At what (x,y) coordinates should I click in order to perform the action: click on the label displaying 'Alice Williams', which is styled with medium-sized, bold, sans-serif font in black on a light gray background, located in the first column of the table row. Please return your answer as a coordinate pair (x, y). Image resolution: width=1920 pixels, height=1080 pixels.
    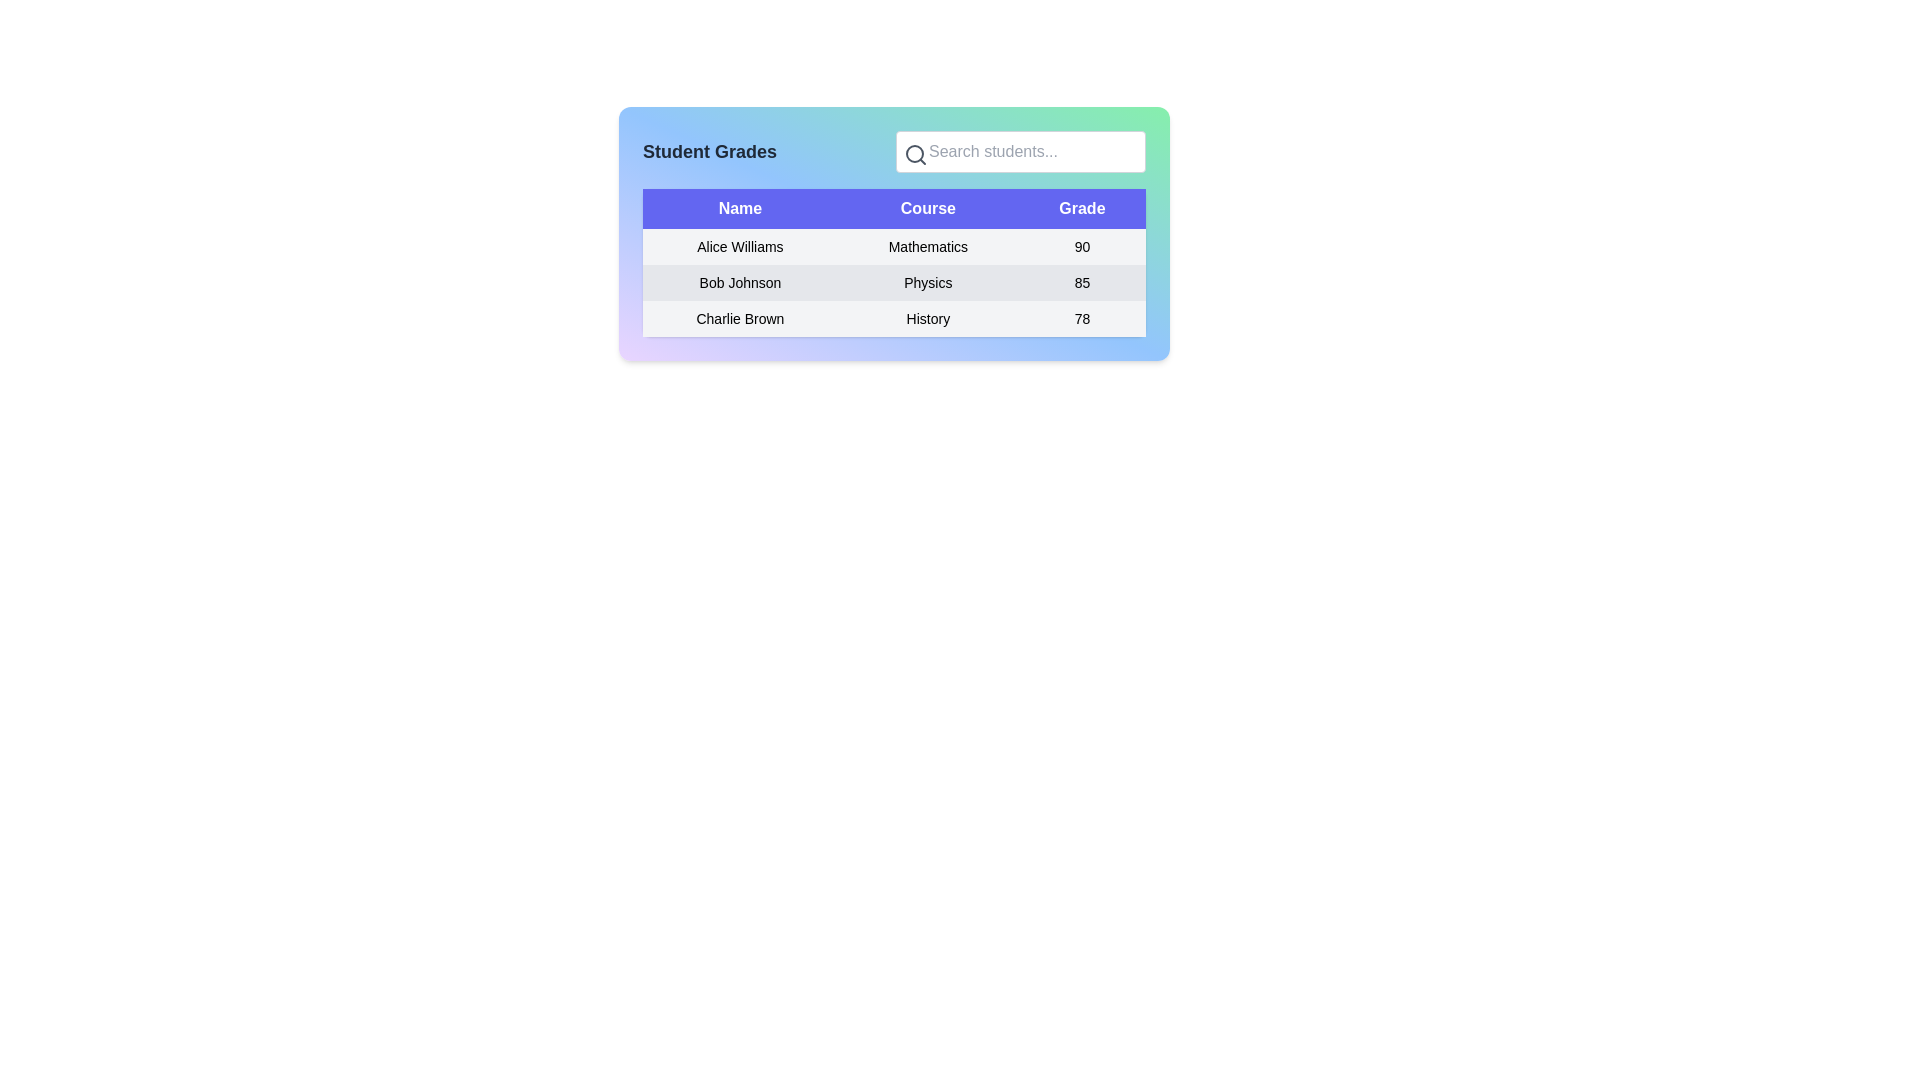
    Looking at the image, I should click on (739, 245).